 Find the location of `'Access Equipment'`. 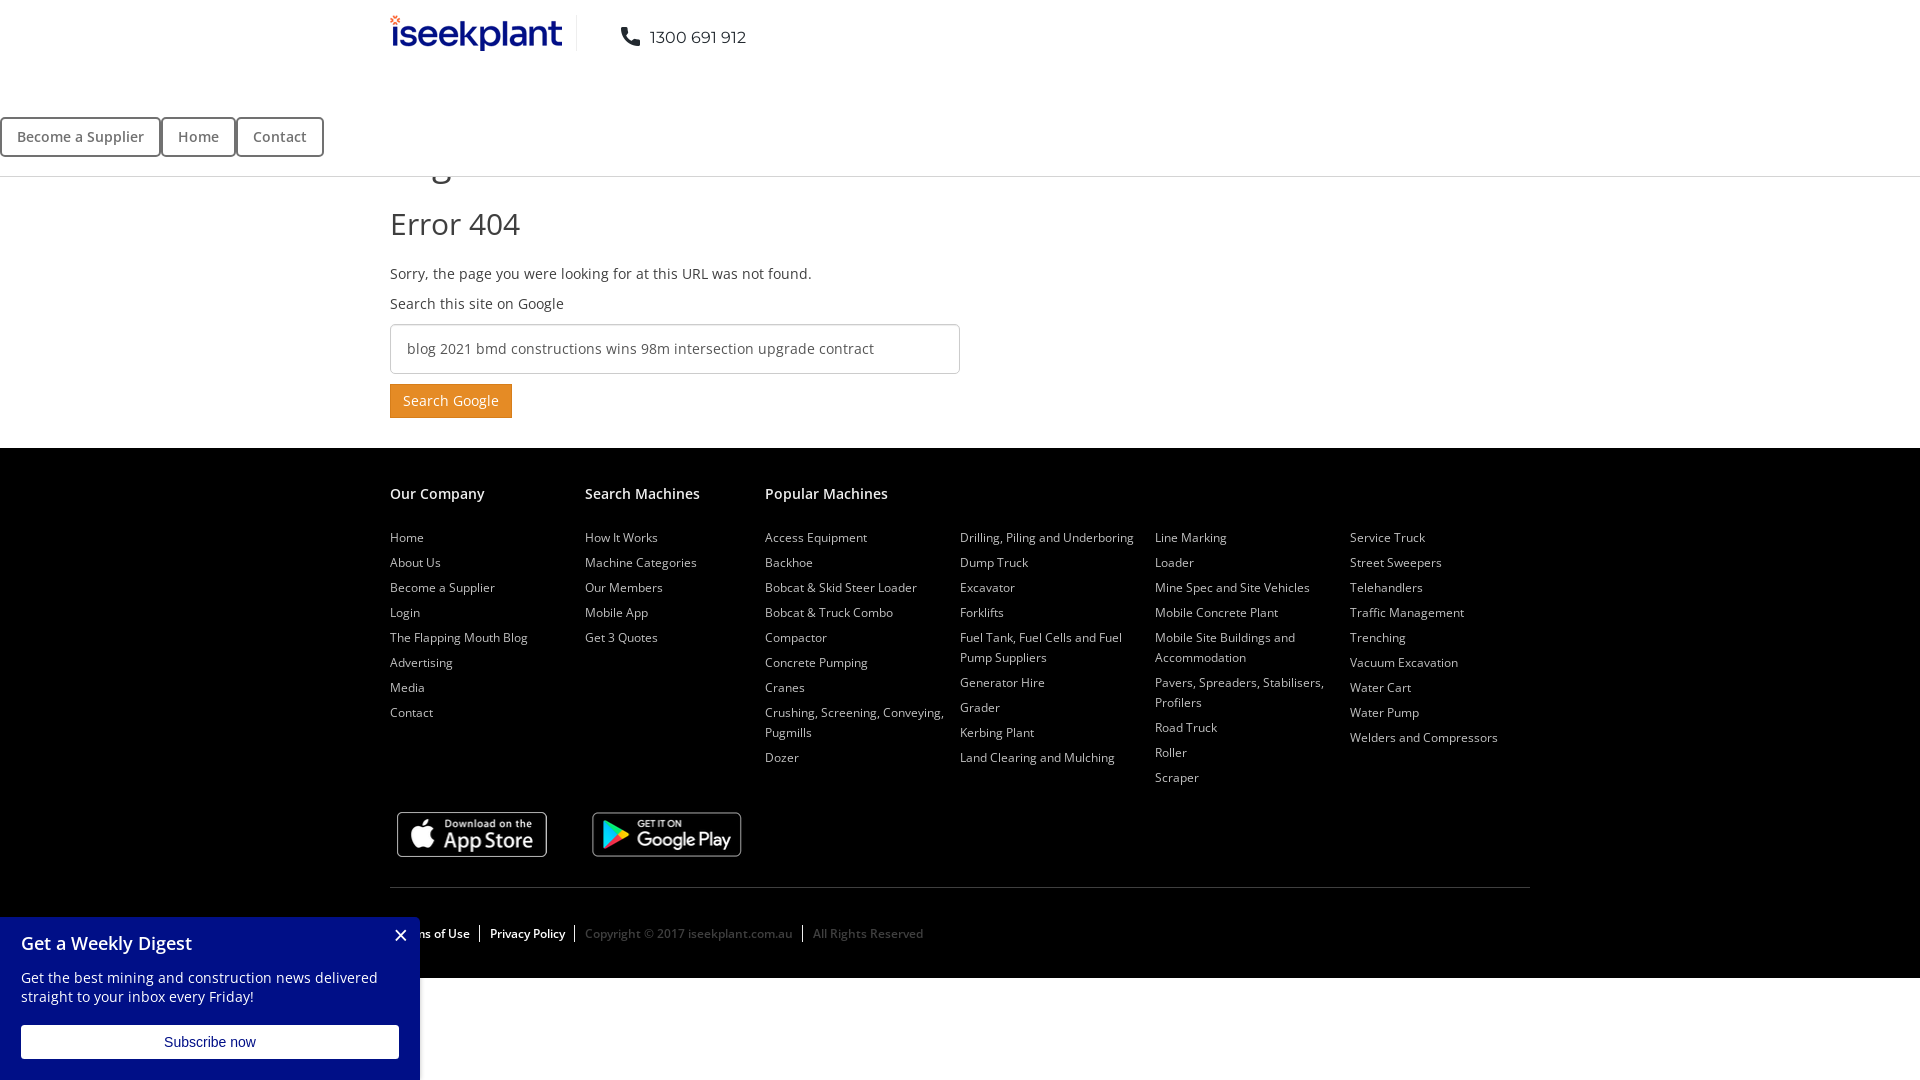

'Access Equipment' is located at coordinates (763, 536).